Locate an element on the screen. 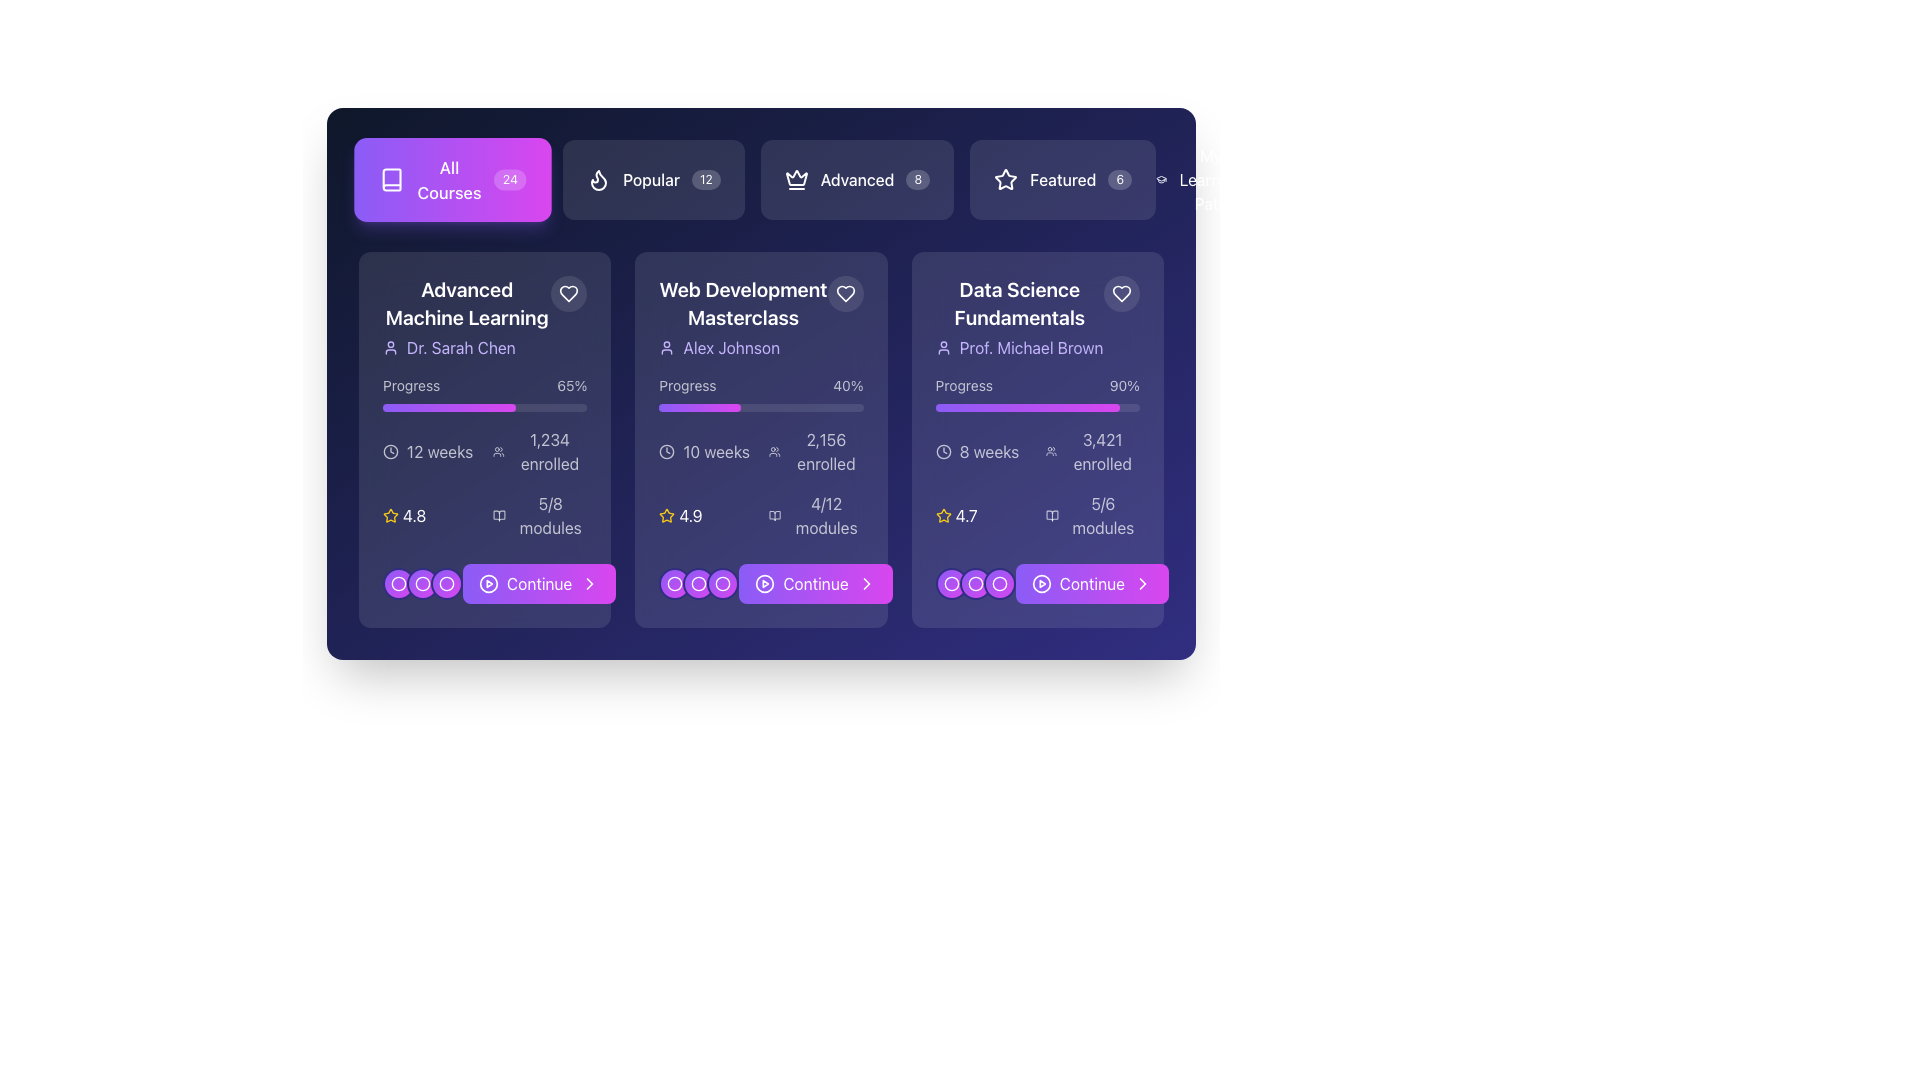  the clock icon representing the course duration, which is located in the second card from the left in the main content area, adjacent to the text '10 weeks' is located at coordinates (667, 451).